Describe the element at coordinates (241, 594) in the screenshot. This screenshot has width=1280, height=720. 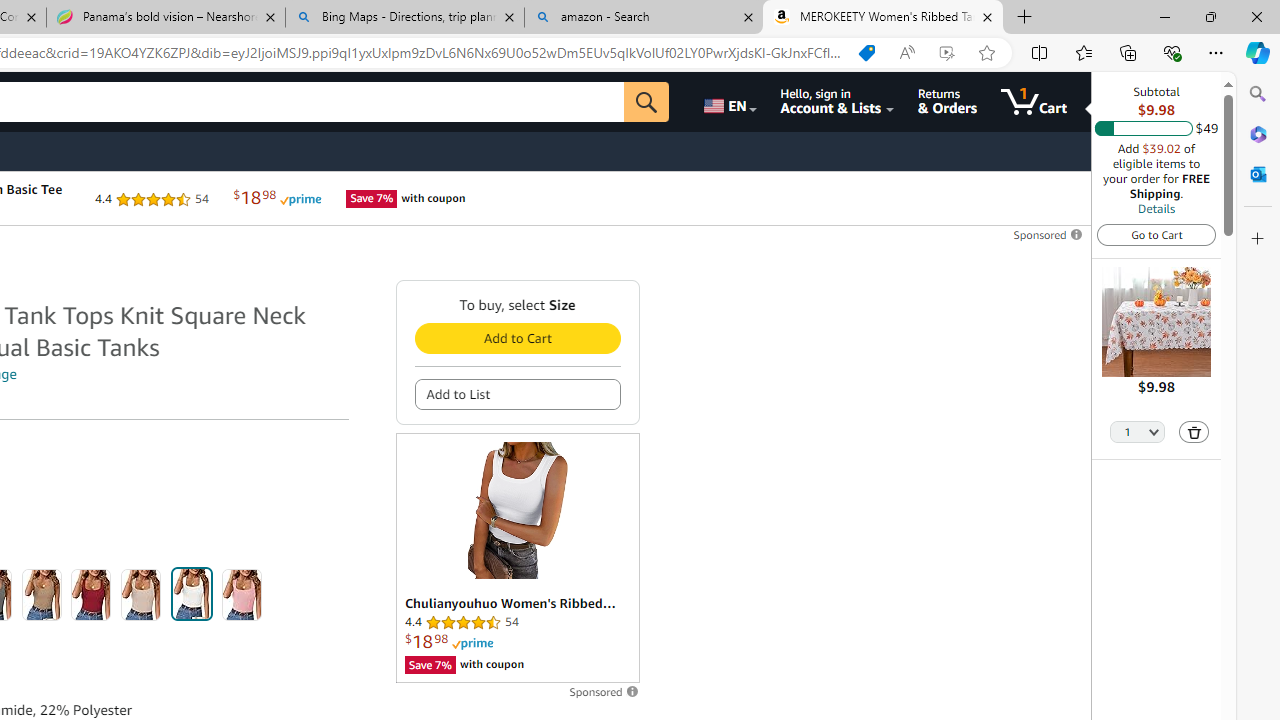
I see `'Pink'` at that location.